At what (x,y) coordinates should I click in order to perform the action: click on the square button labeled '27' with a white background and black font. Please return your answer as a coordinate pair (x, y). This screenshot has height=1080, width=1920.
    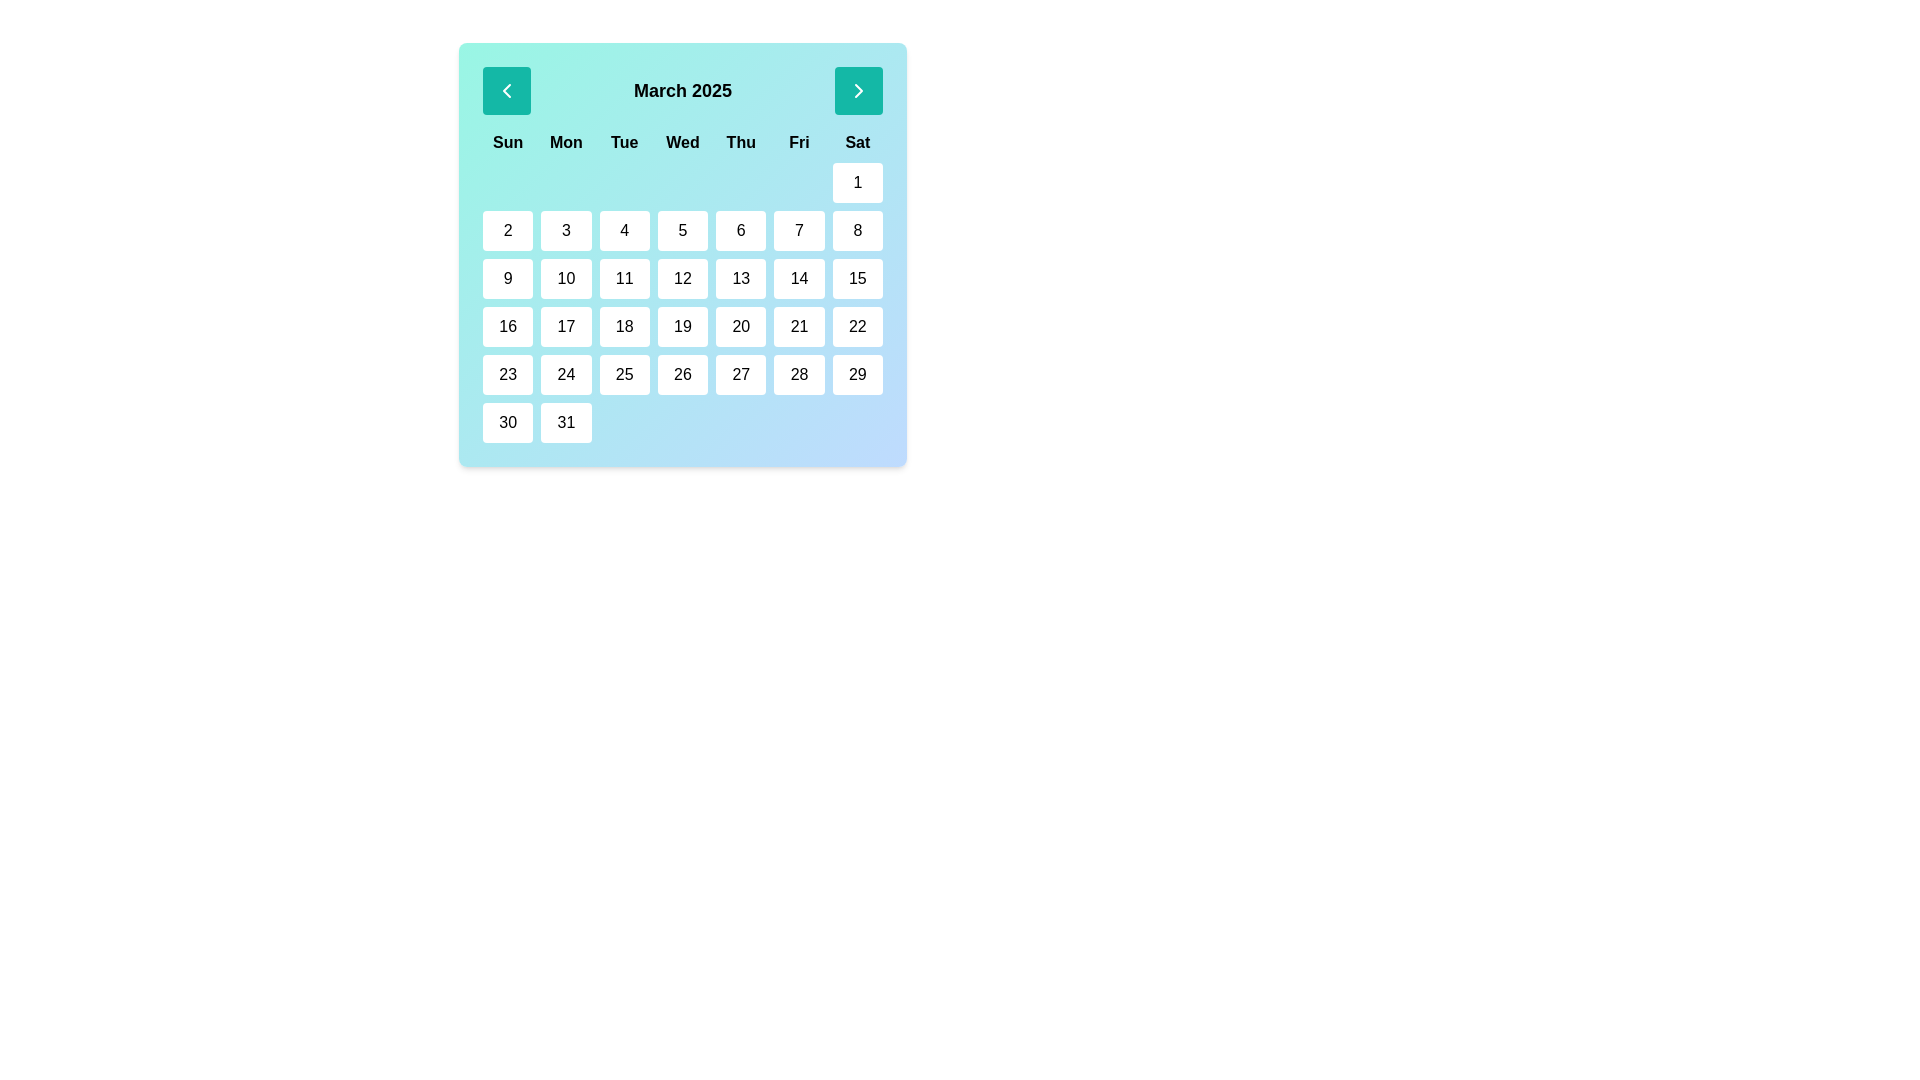
    Looking at the image, I should click on (740, 374).